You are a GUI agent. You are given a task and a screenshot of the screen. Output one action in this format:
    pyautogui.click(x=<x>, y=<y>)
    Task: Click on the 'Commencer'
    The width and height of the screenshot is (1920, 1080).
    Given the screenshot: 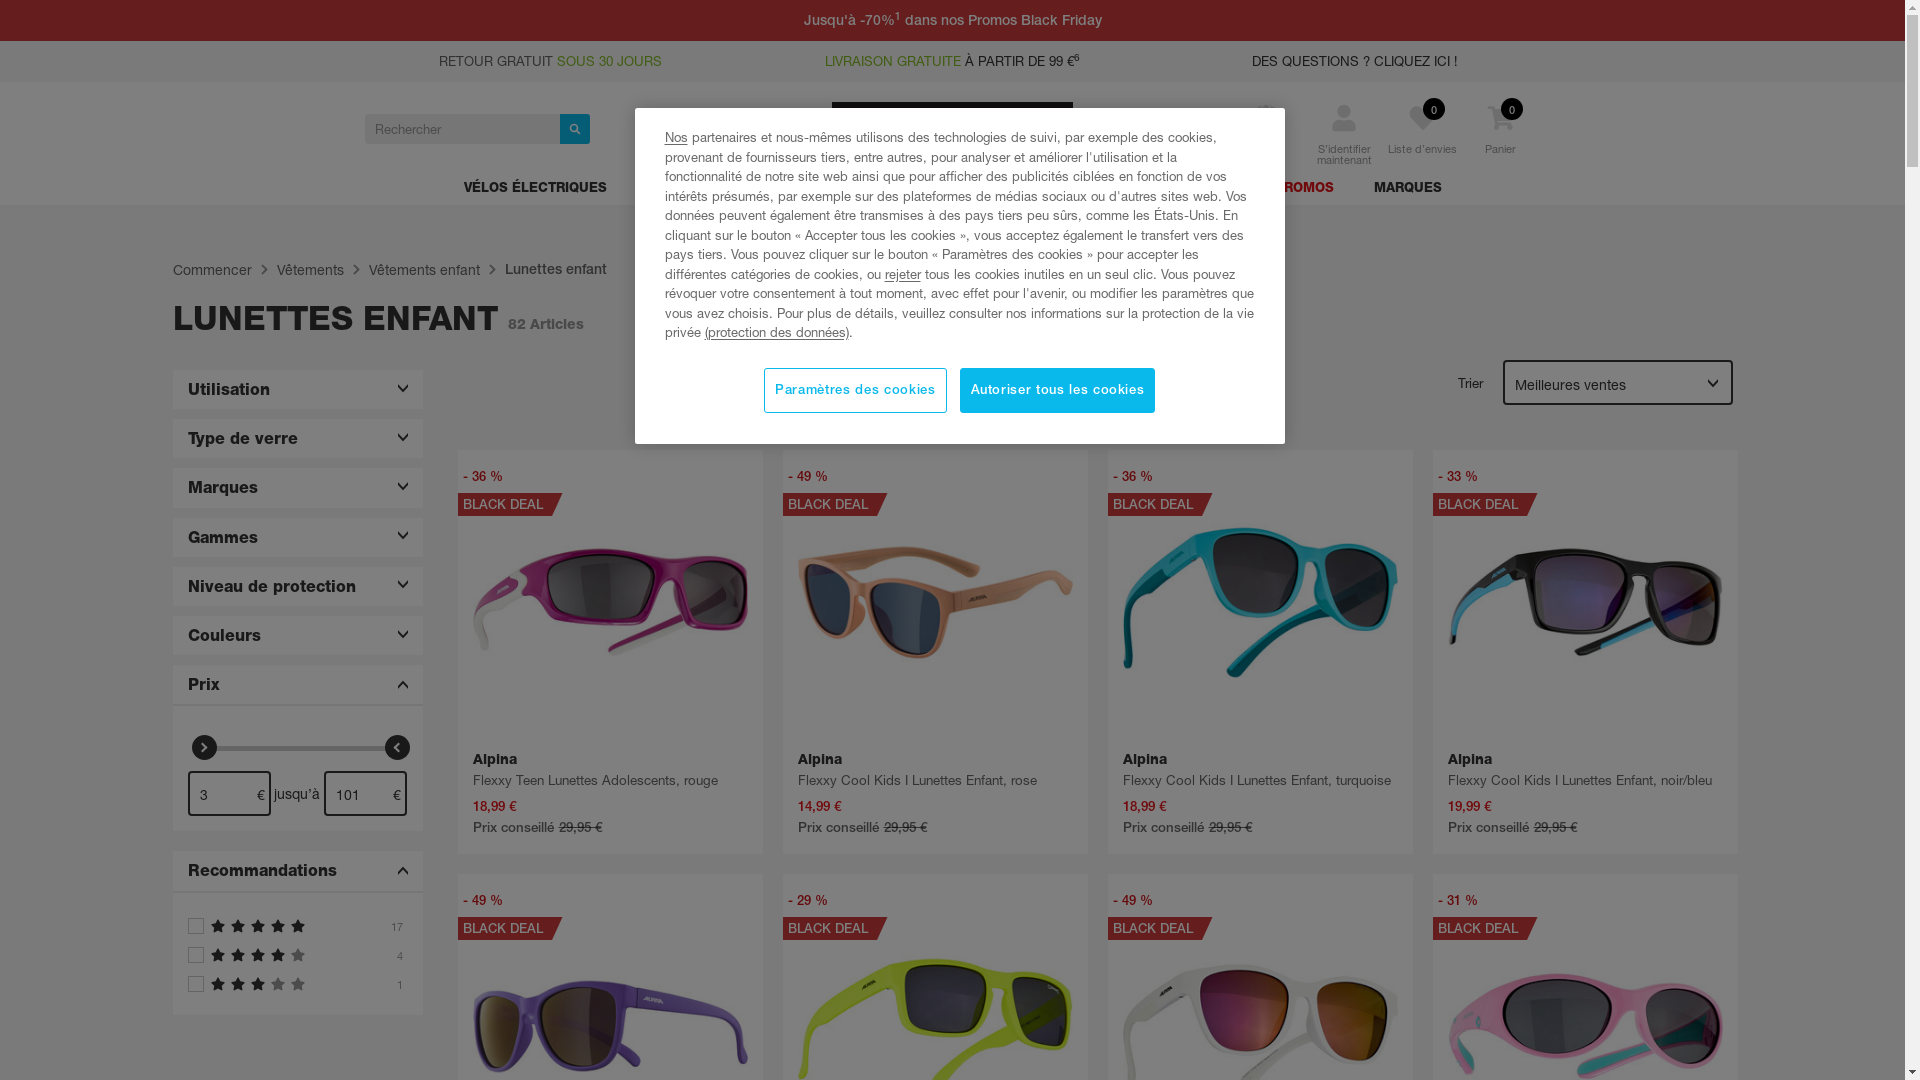 What is the action you would take?
    pyautogui.click(x=211, y=270)
    